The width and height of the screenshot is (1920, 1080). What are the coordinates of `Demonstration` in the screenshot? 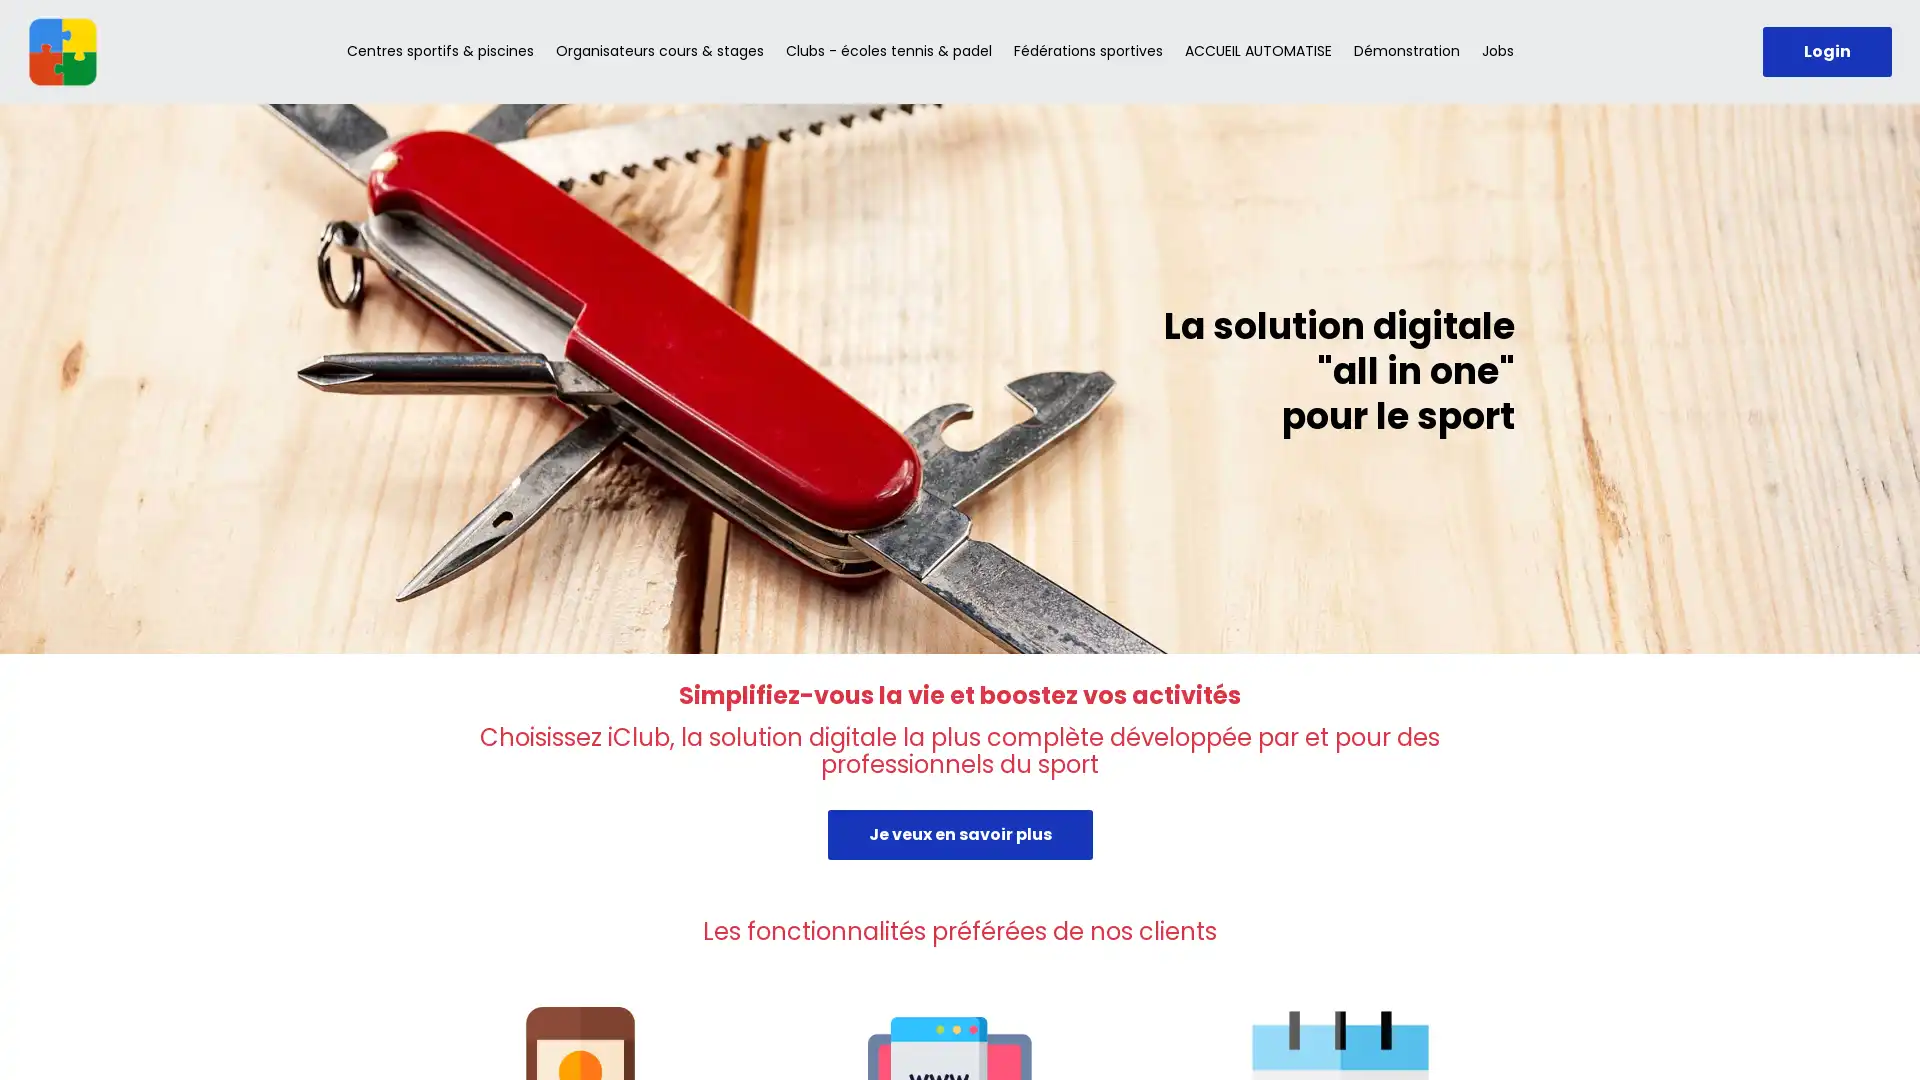 It's located at (1405, 50).